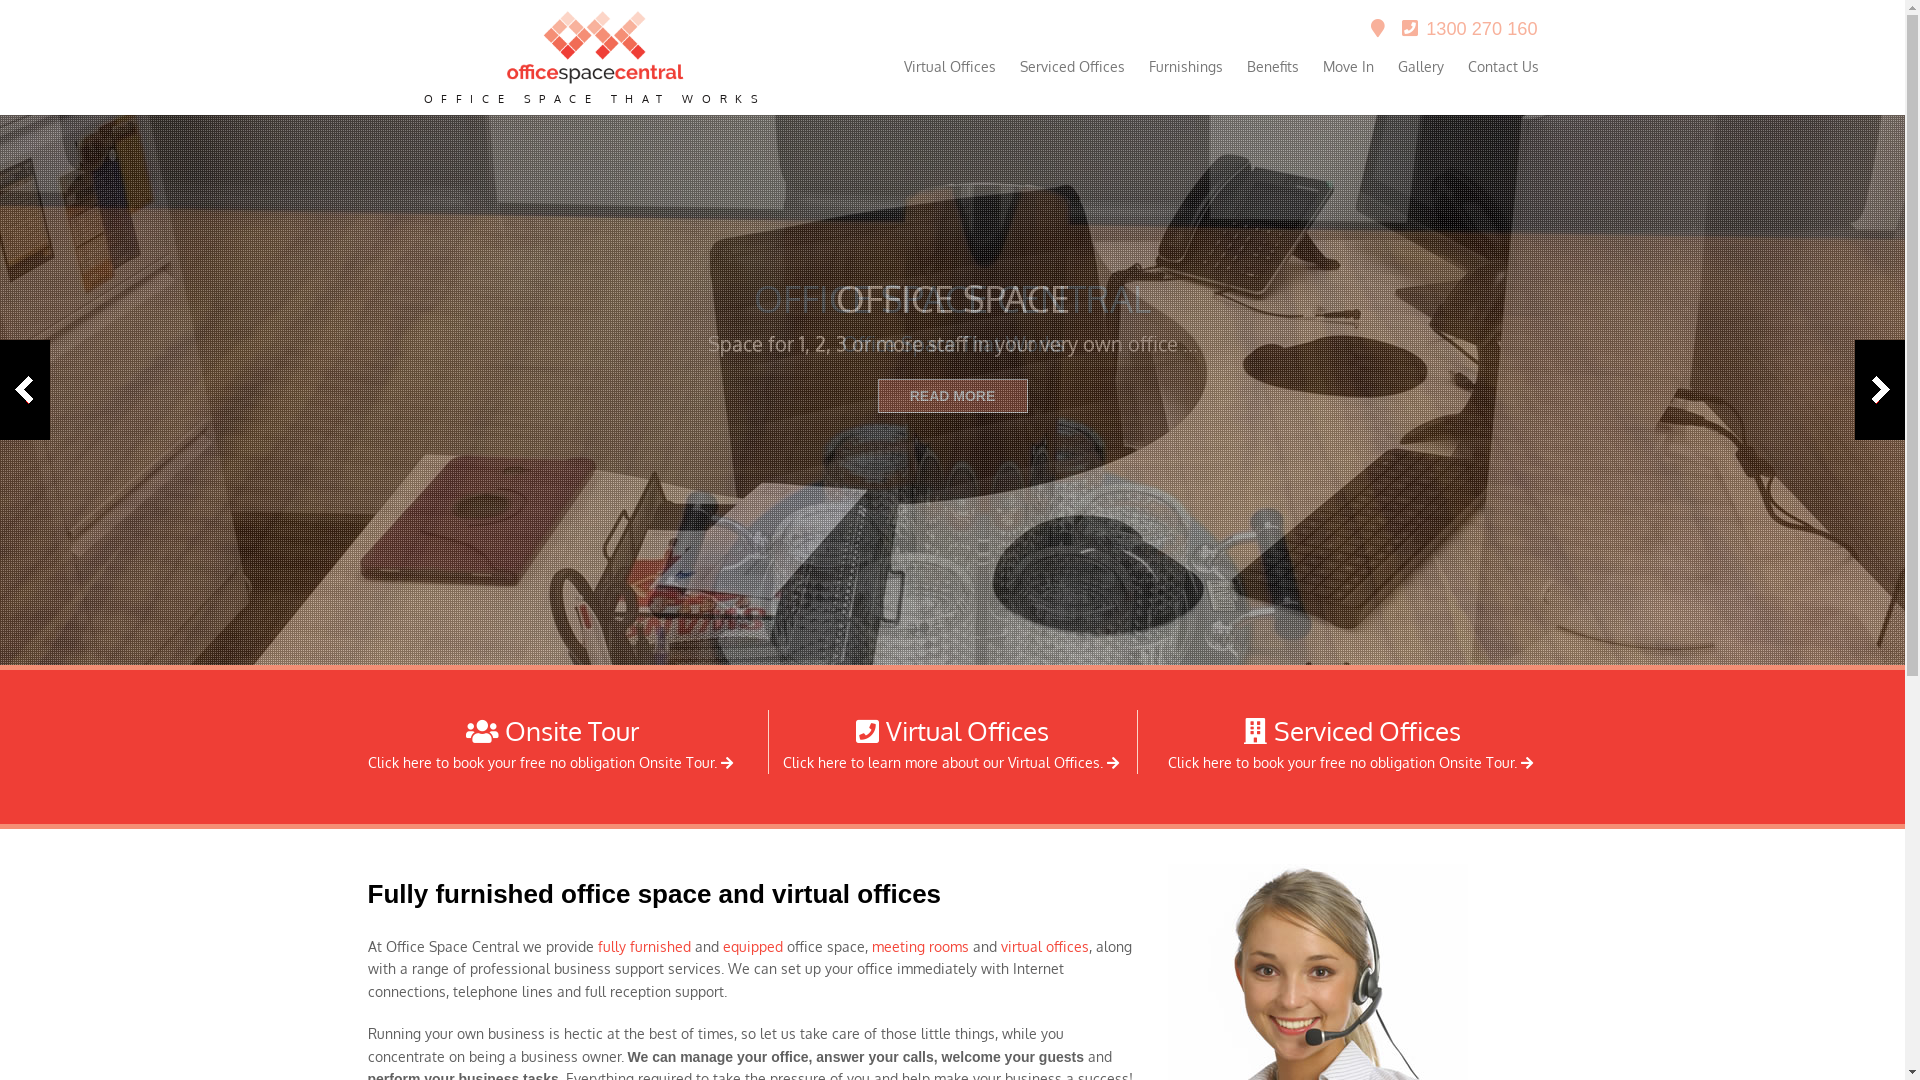  I want to click on ' Onsite Tour', so click(552, 730).